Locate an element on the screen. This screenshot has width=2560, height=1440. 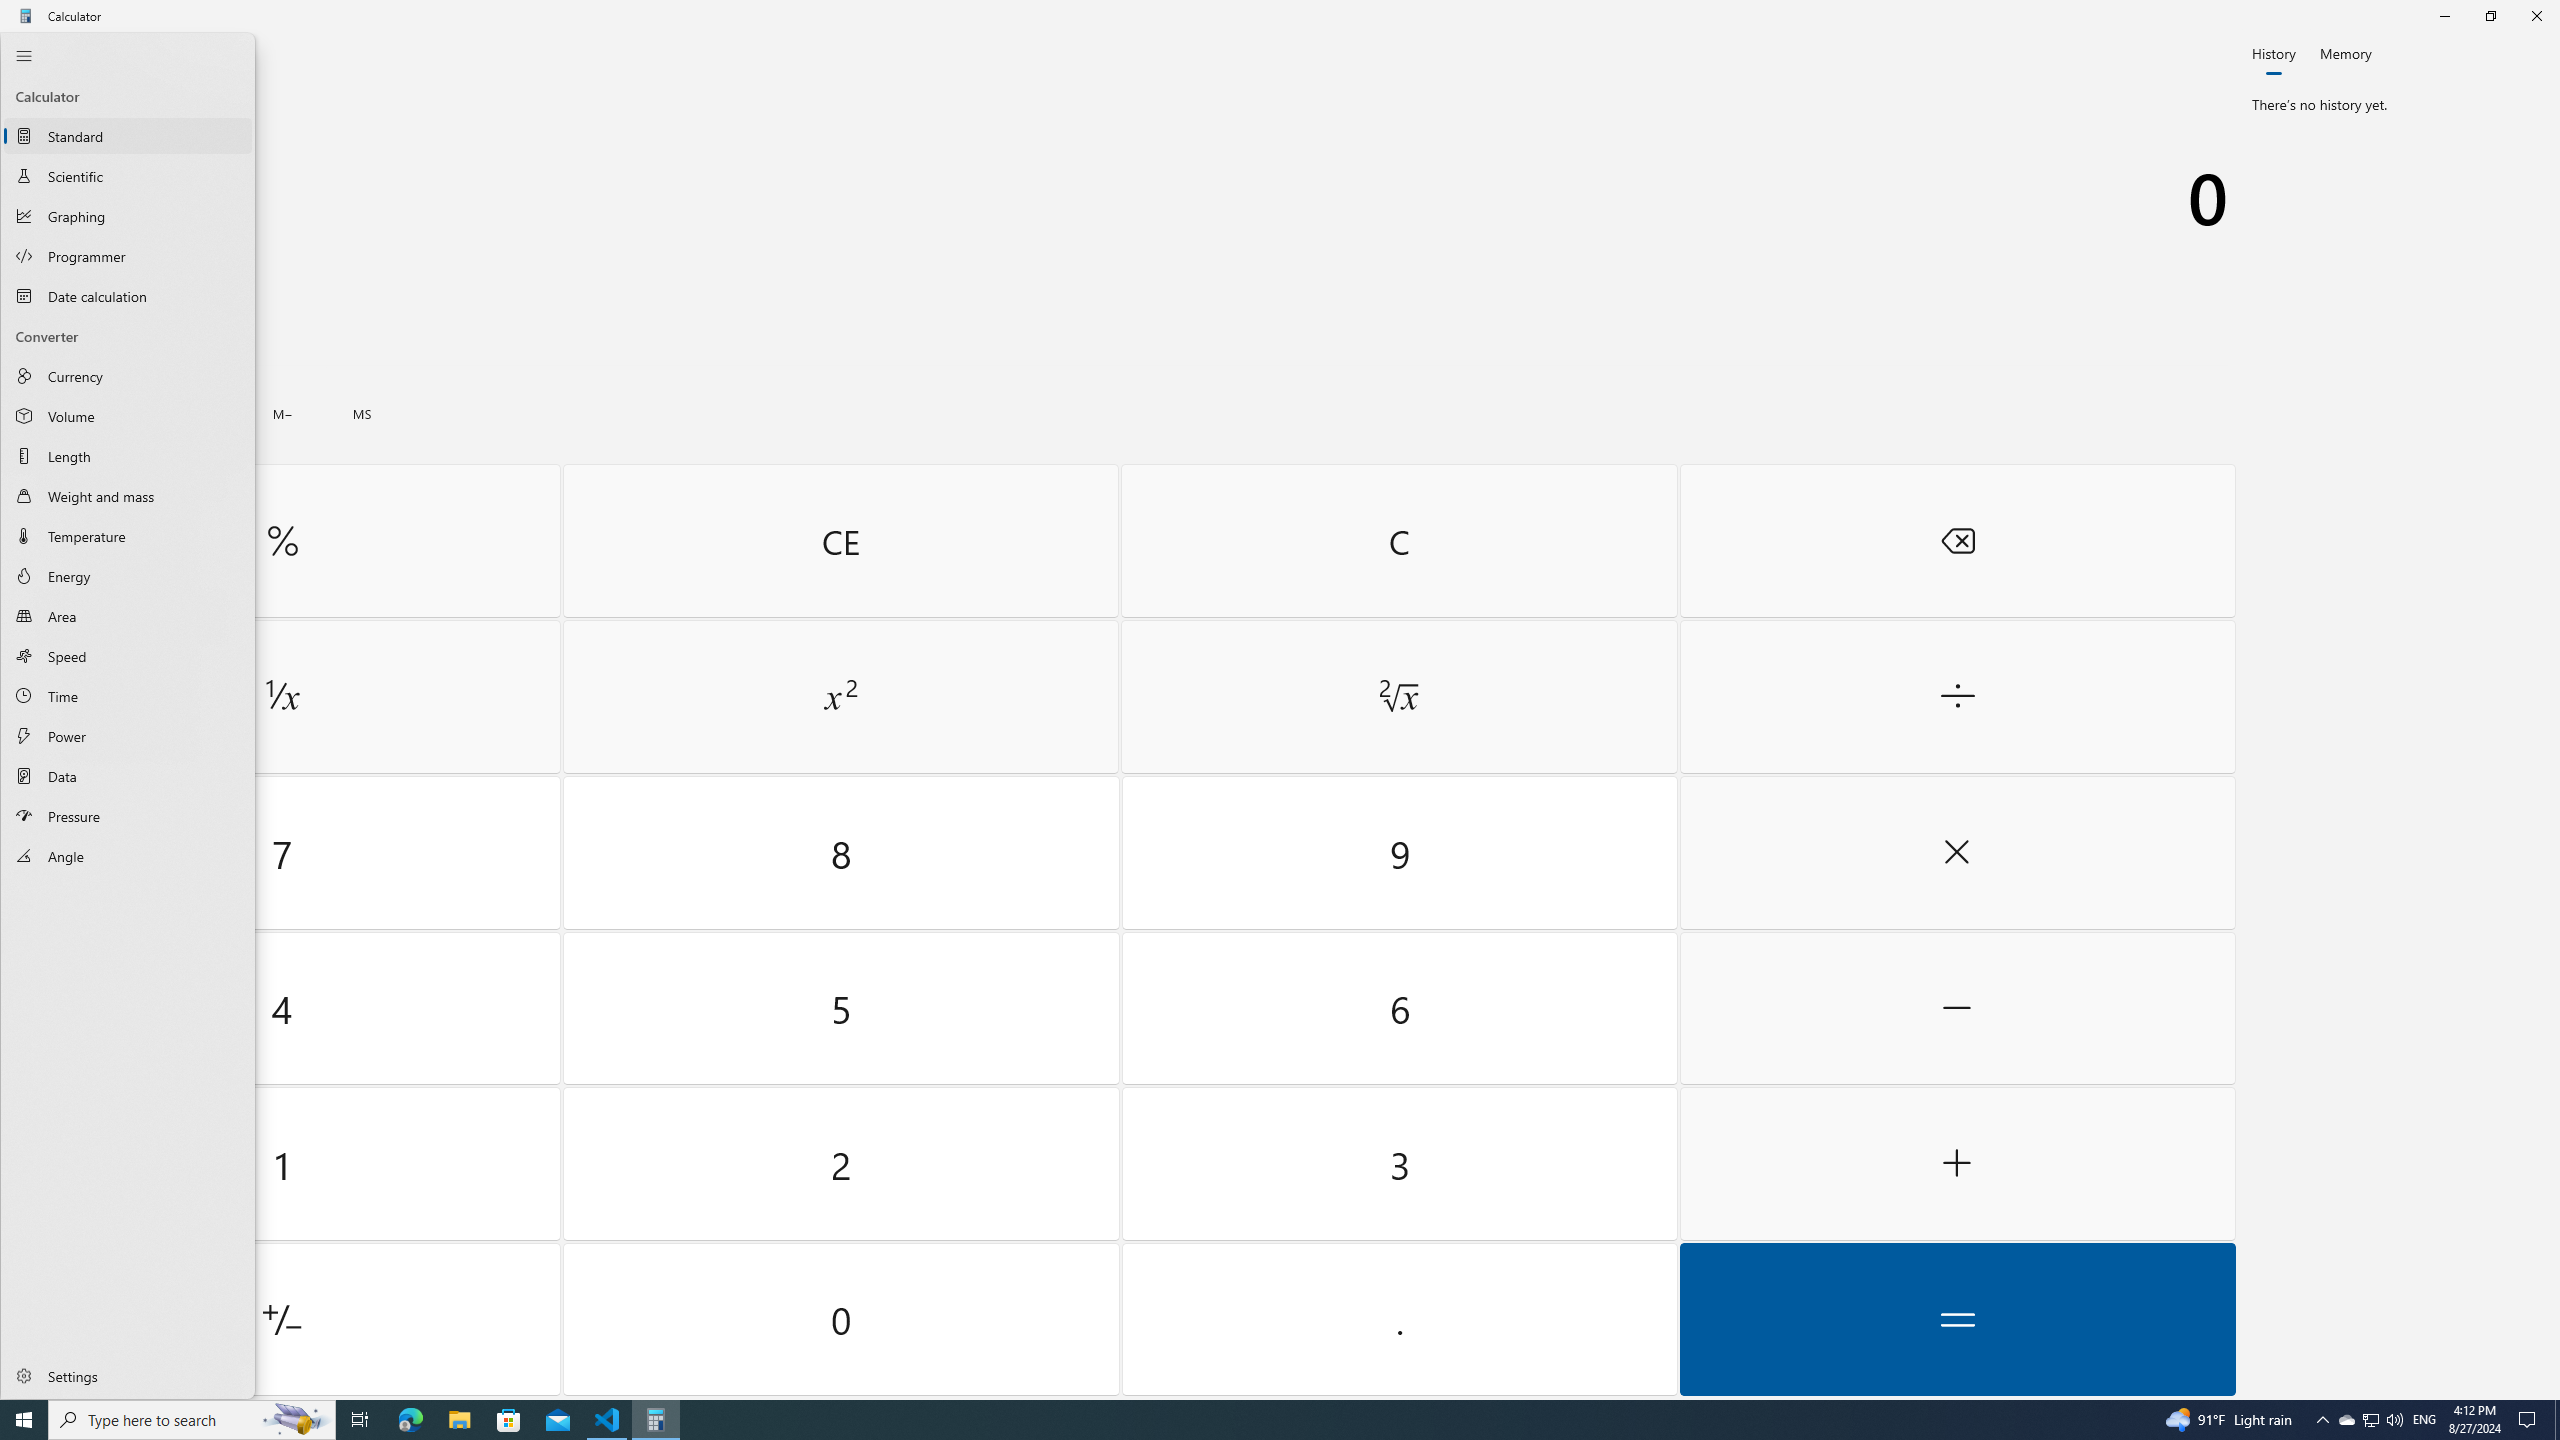
'Graphing Calculator' is located at coordinates (127, 215).